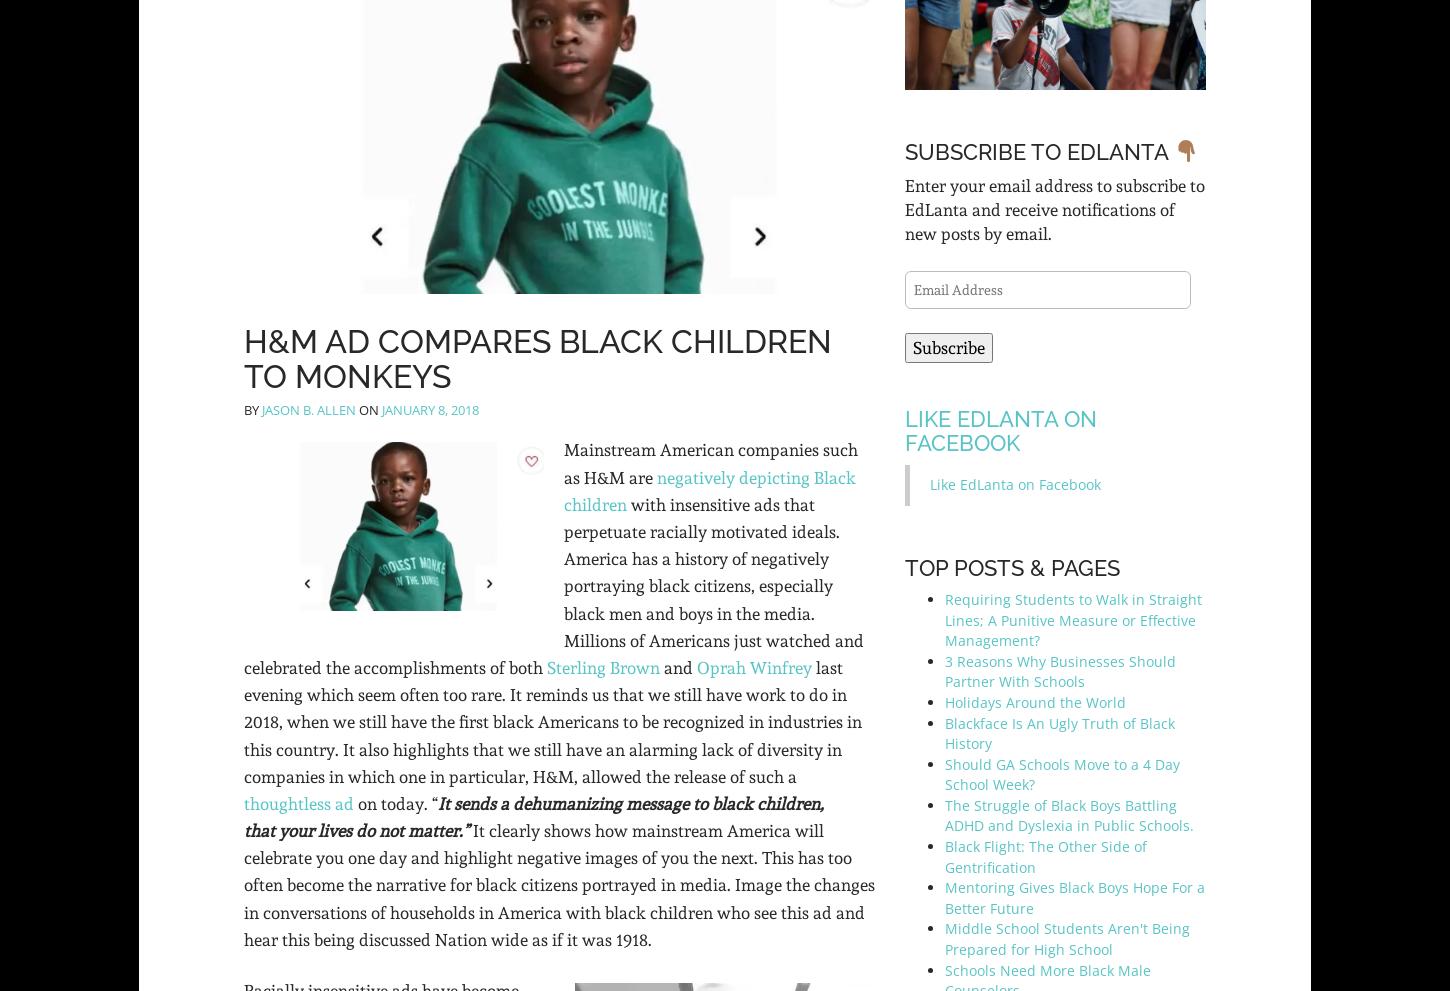 The height and width of the screenshot is (991, 1450). What do you see at coordinates (368, 409) in the screenshot?
I see `'on'` at bounding box center [368, 409].